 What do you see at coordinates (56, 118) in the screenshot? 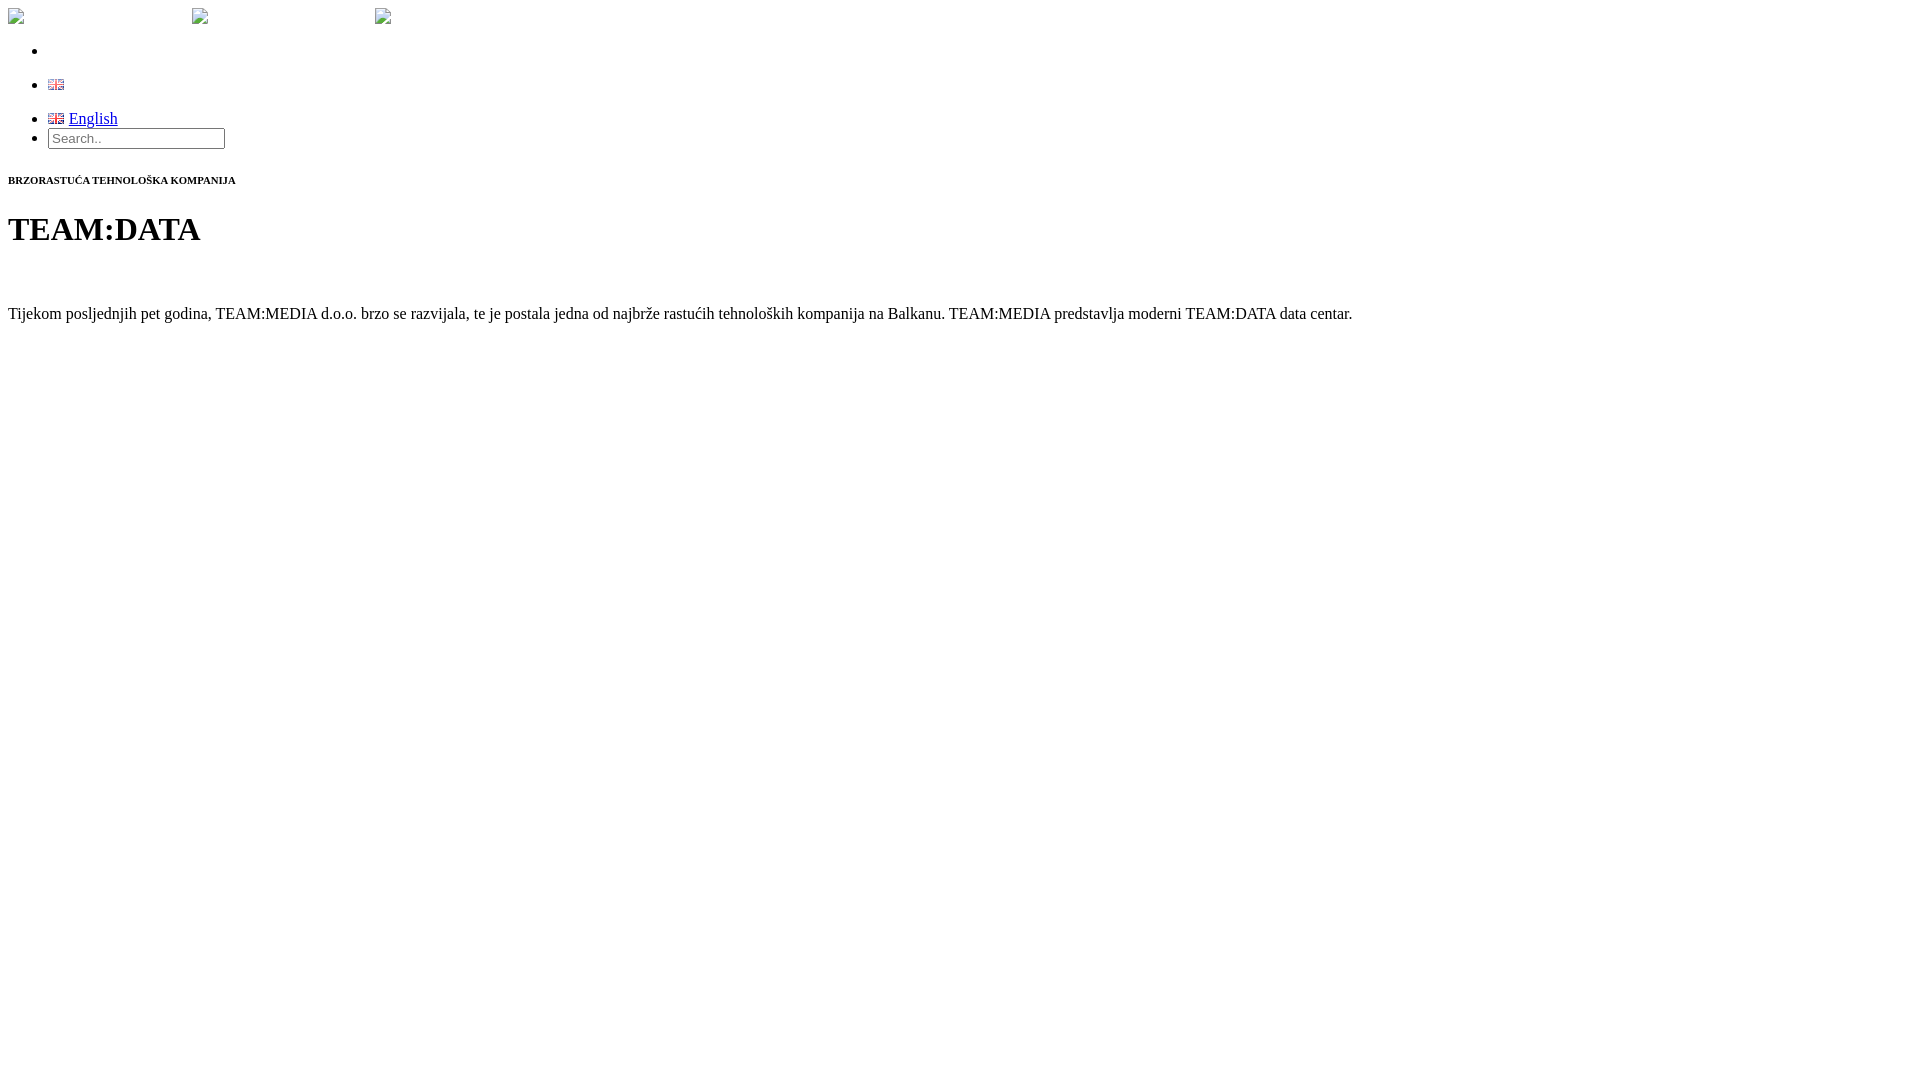
I see `'English'` at bounding box center [56, 118].